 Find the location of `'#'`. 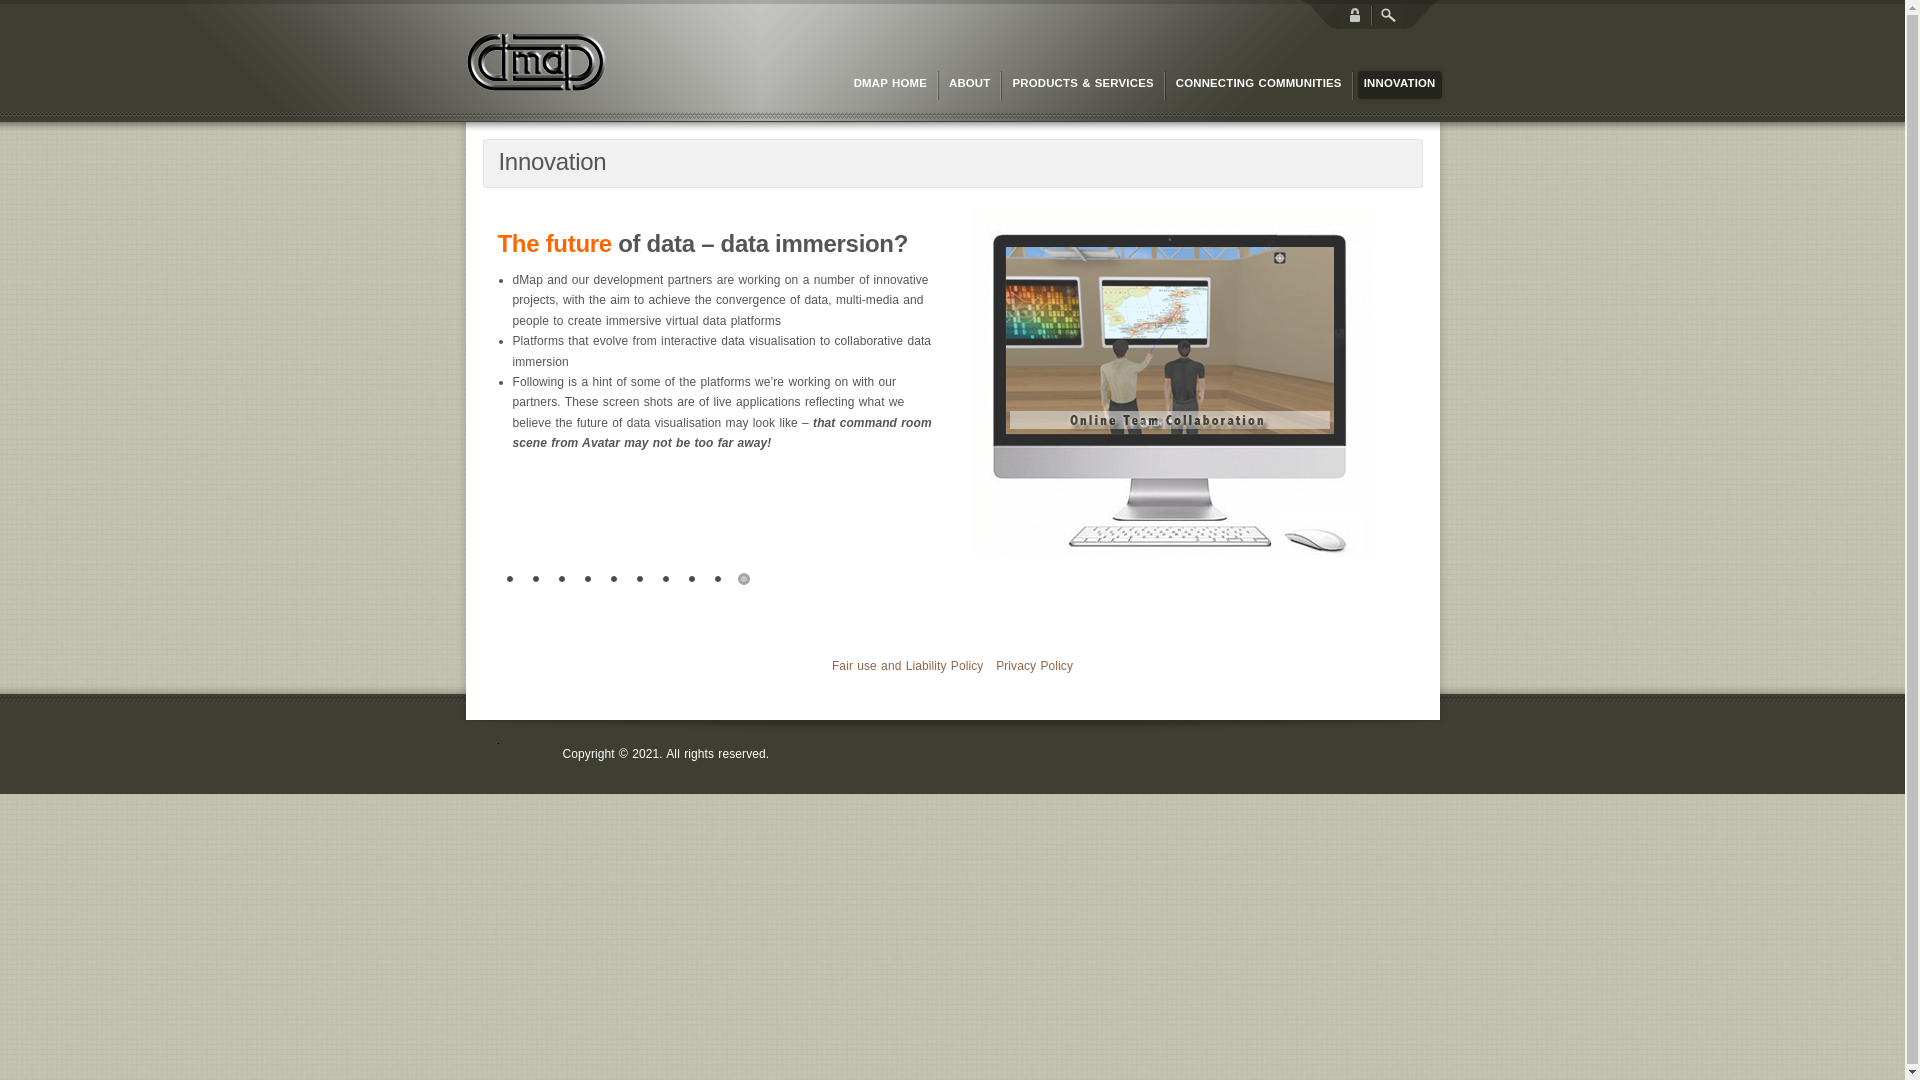

'#' is located at coordinates (691, 579).